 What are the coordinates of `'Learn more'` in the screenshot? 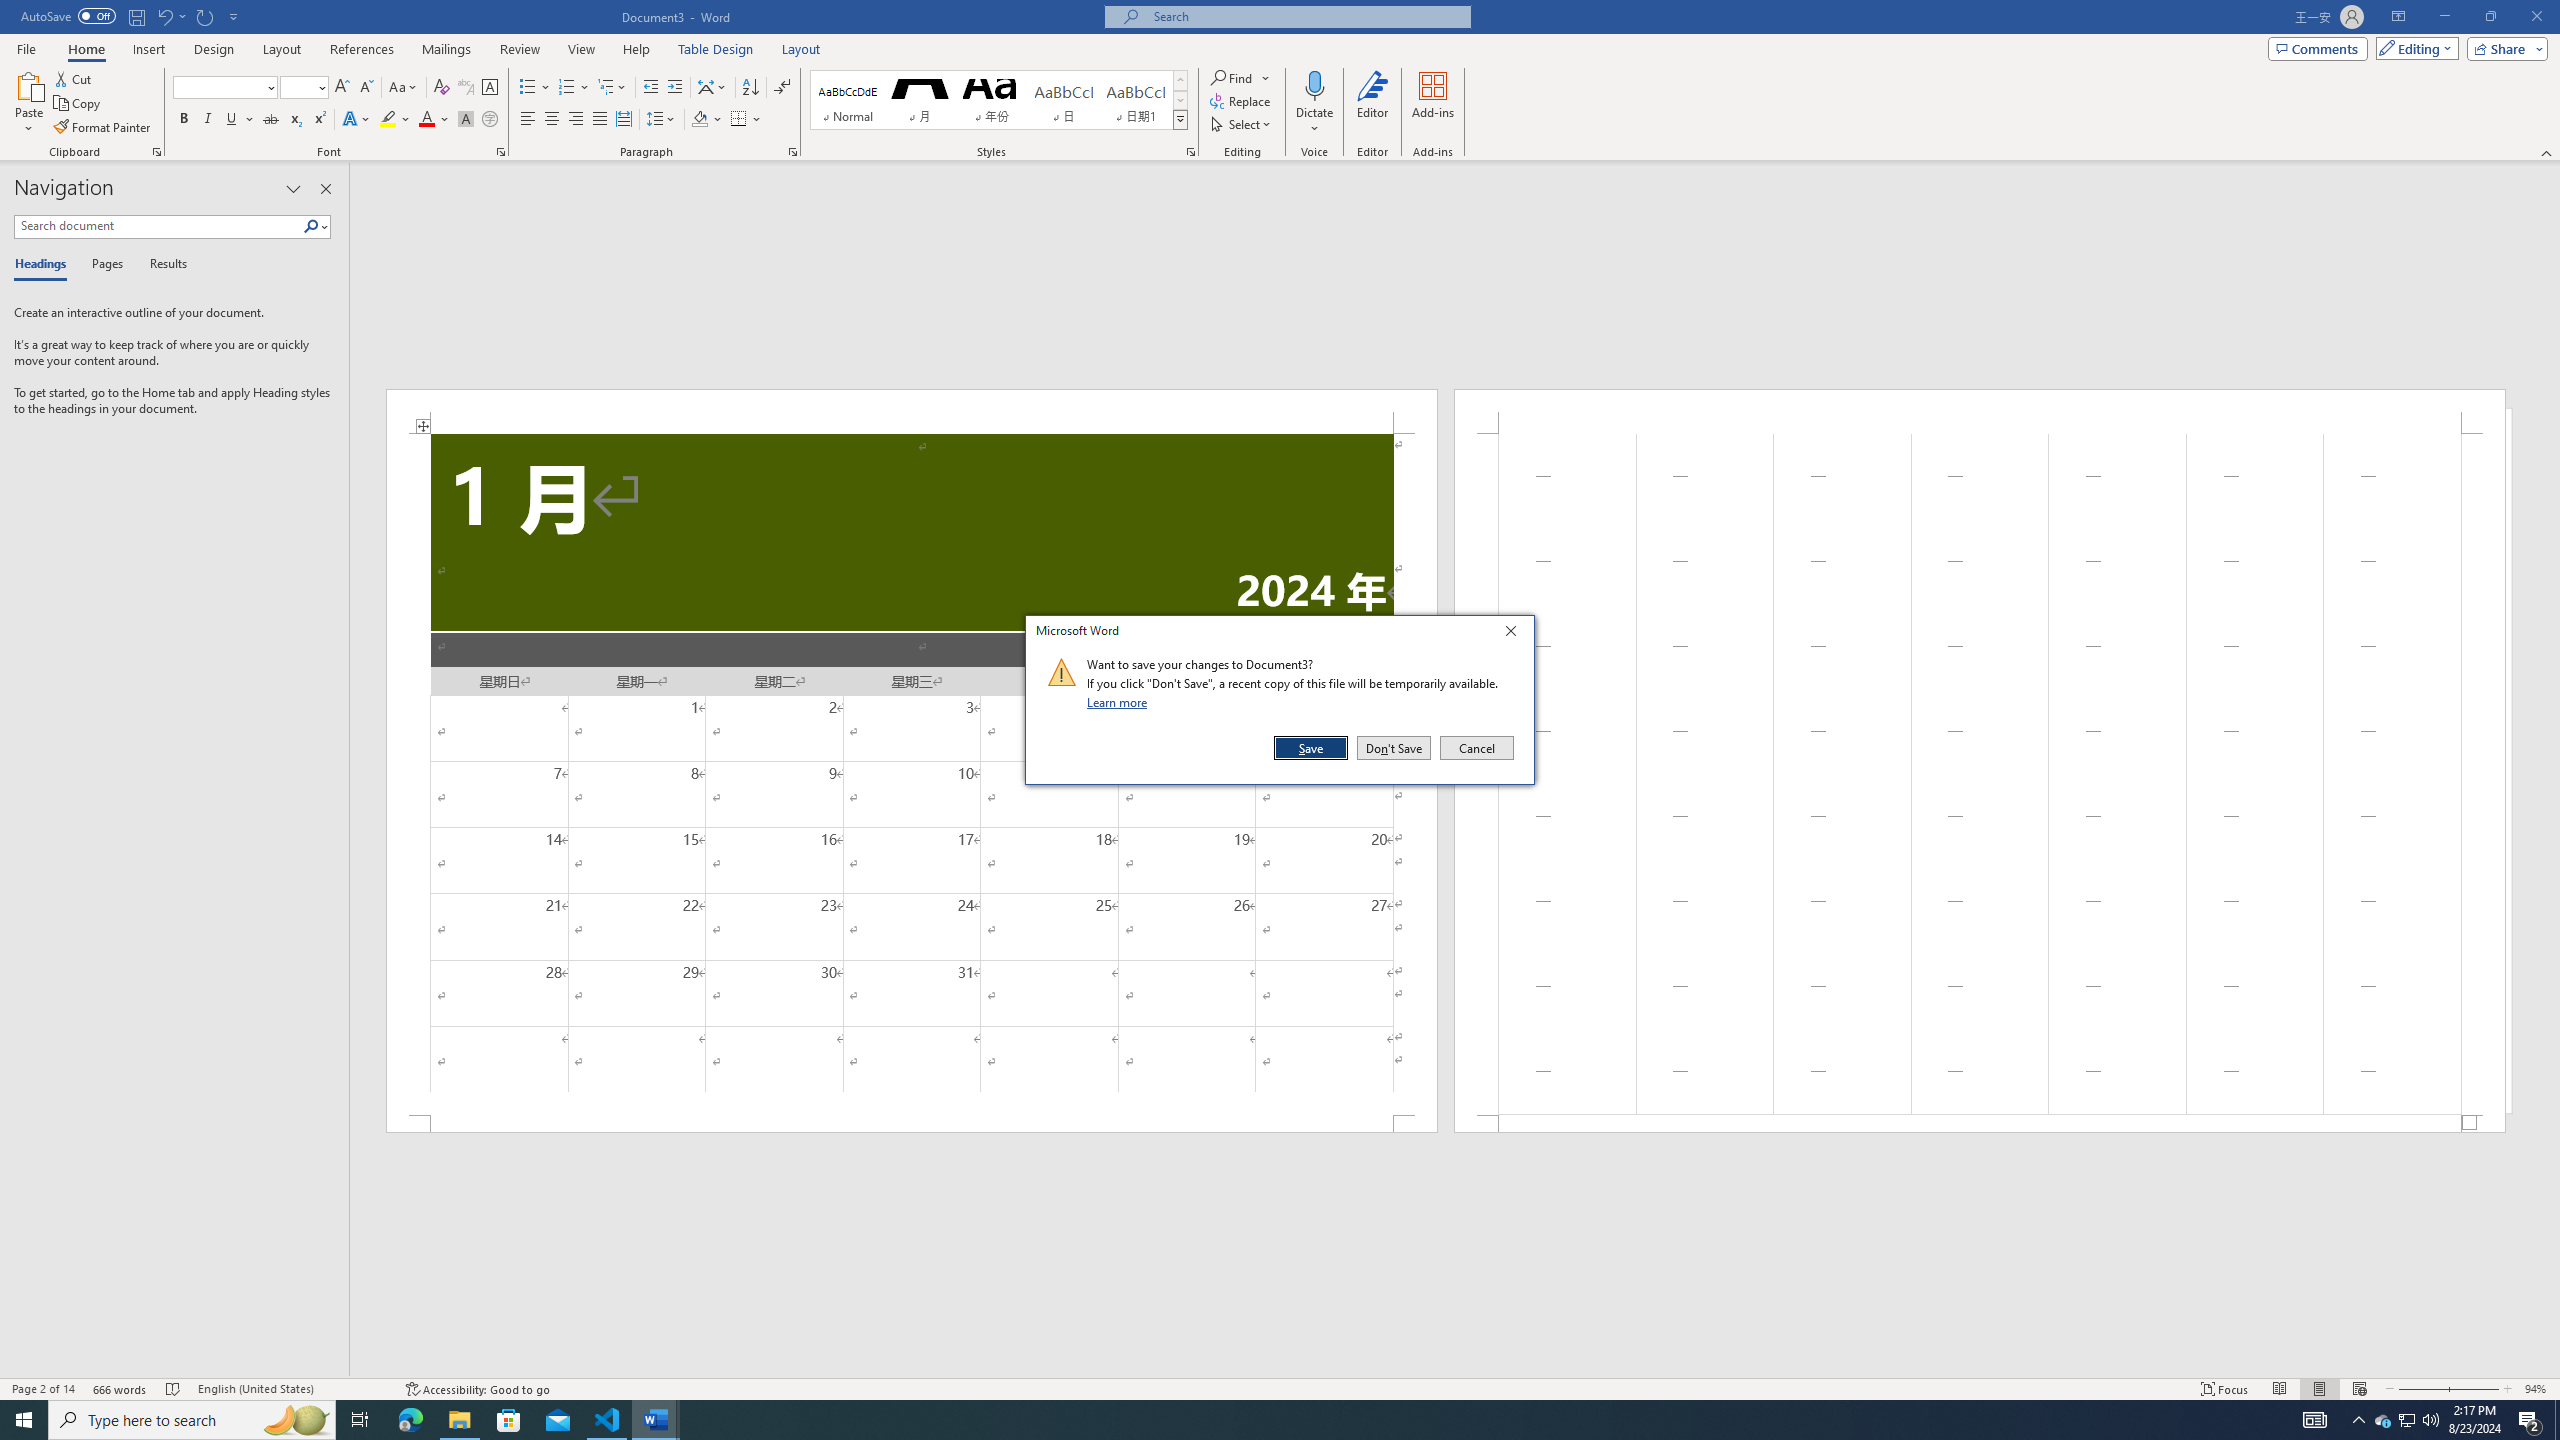 It's located at (1120, 701).